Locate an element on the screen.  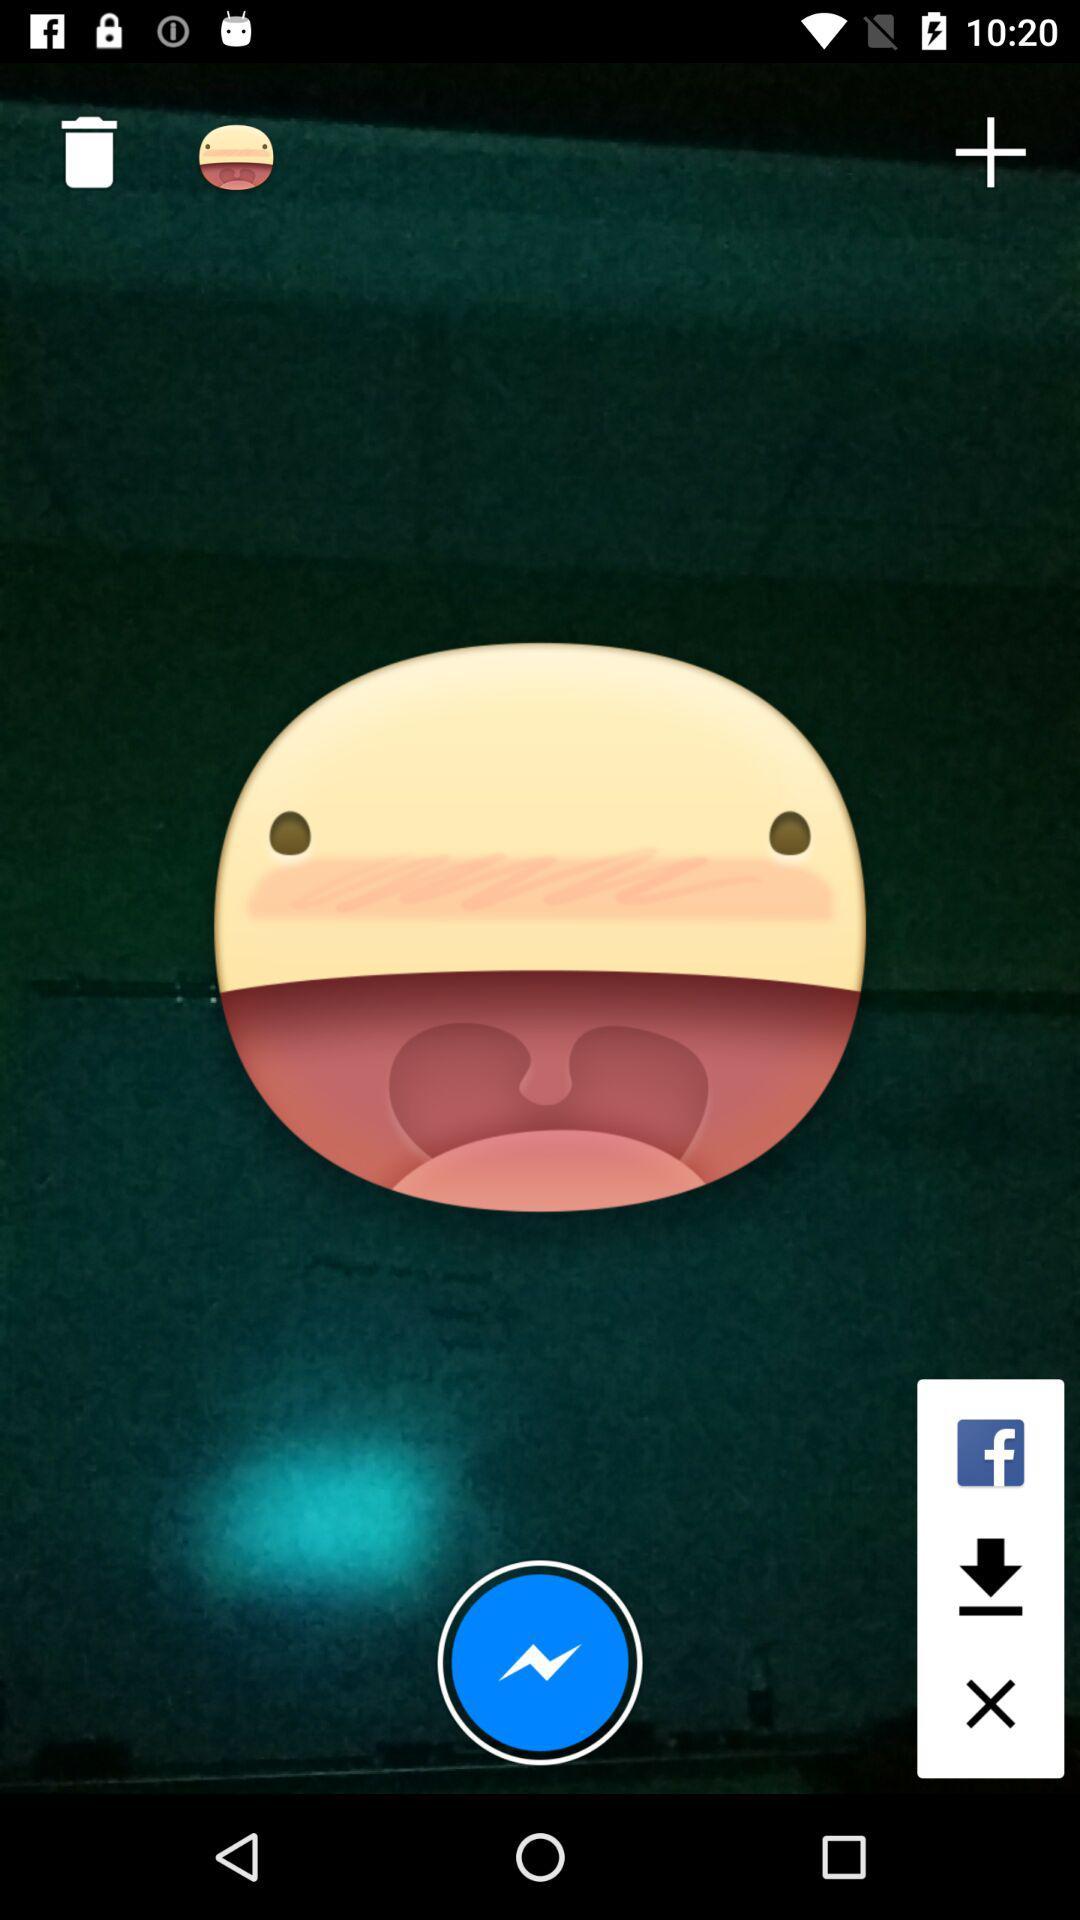
the file_download icon is located at coordinates (990, 1577).